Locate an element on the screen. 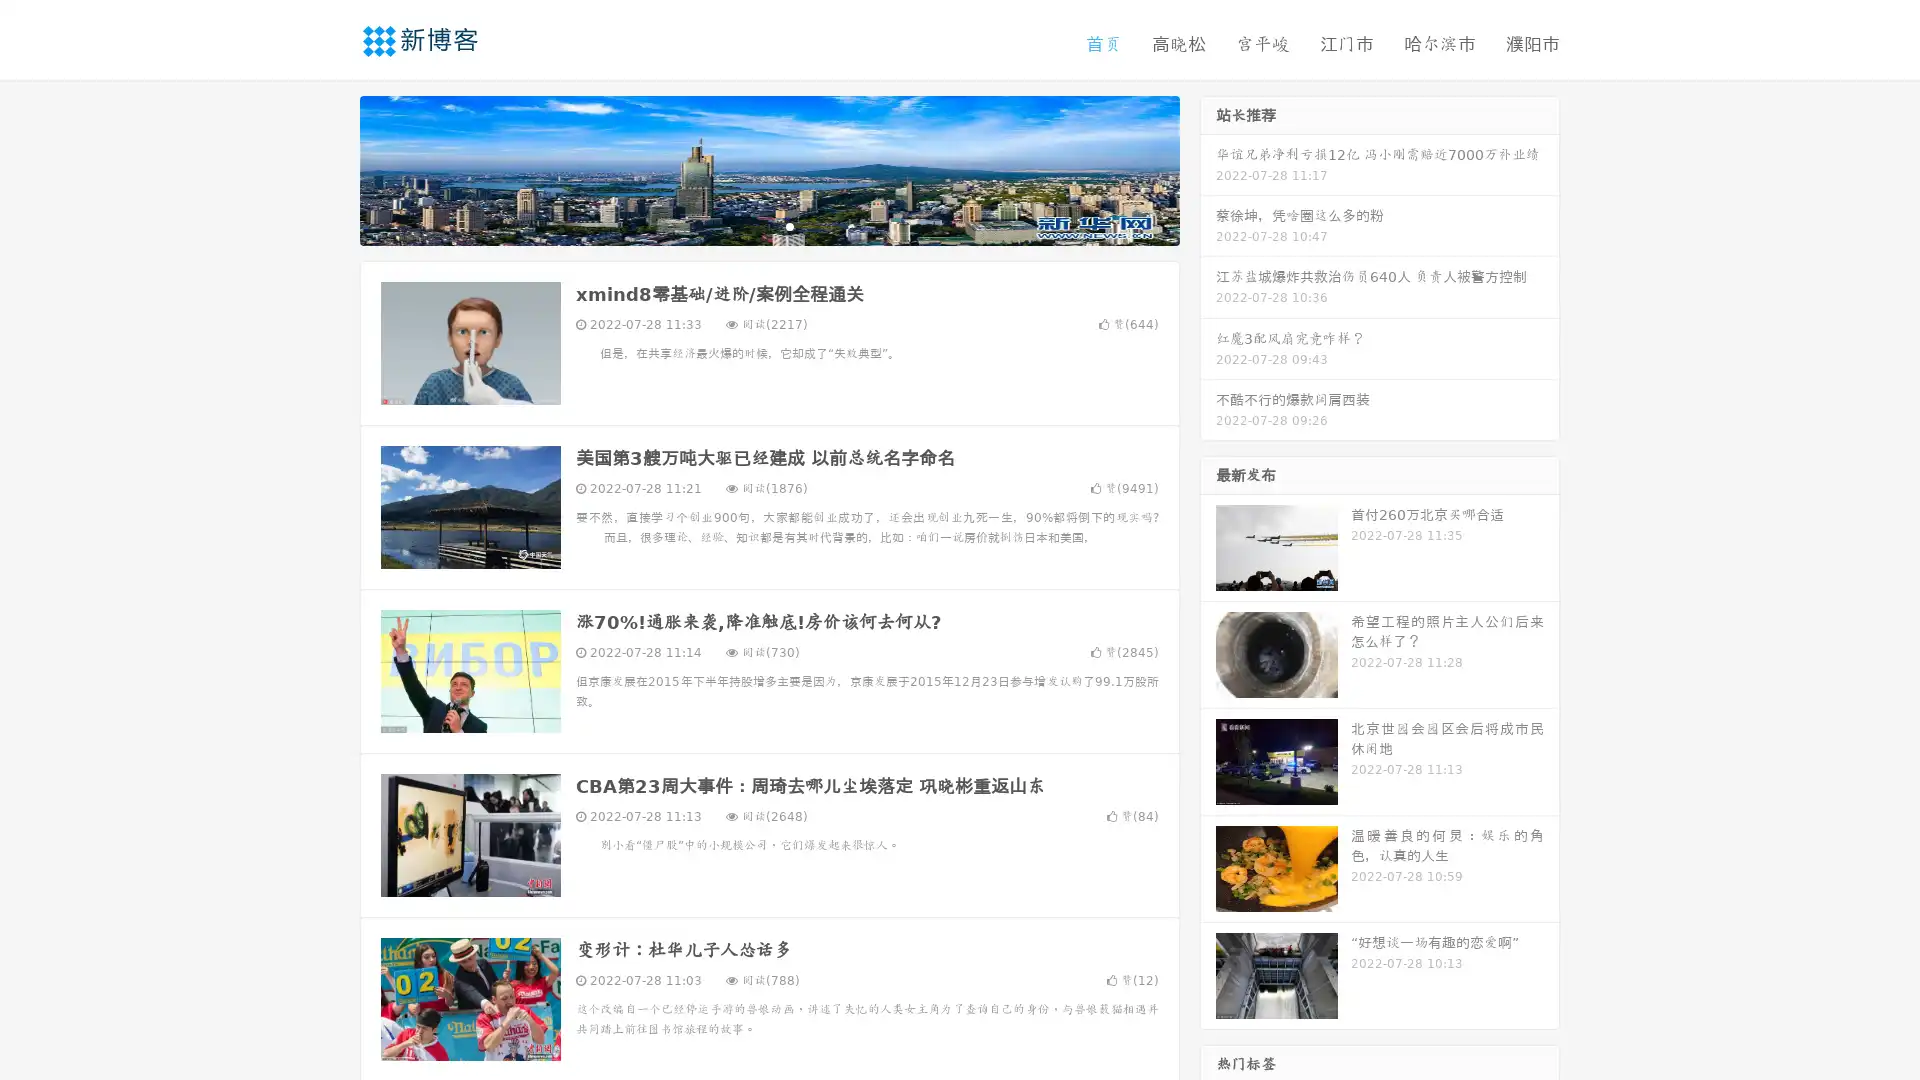 The height and width of the screenshot is (1080, 1920). Go to slide 1 is located at coordinates (748, 225).